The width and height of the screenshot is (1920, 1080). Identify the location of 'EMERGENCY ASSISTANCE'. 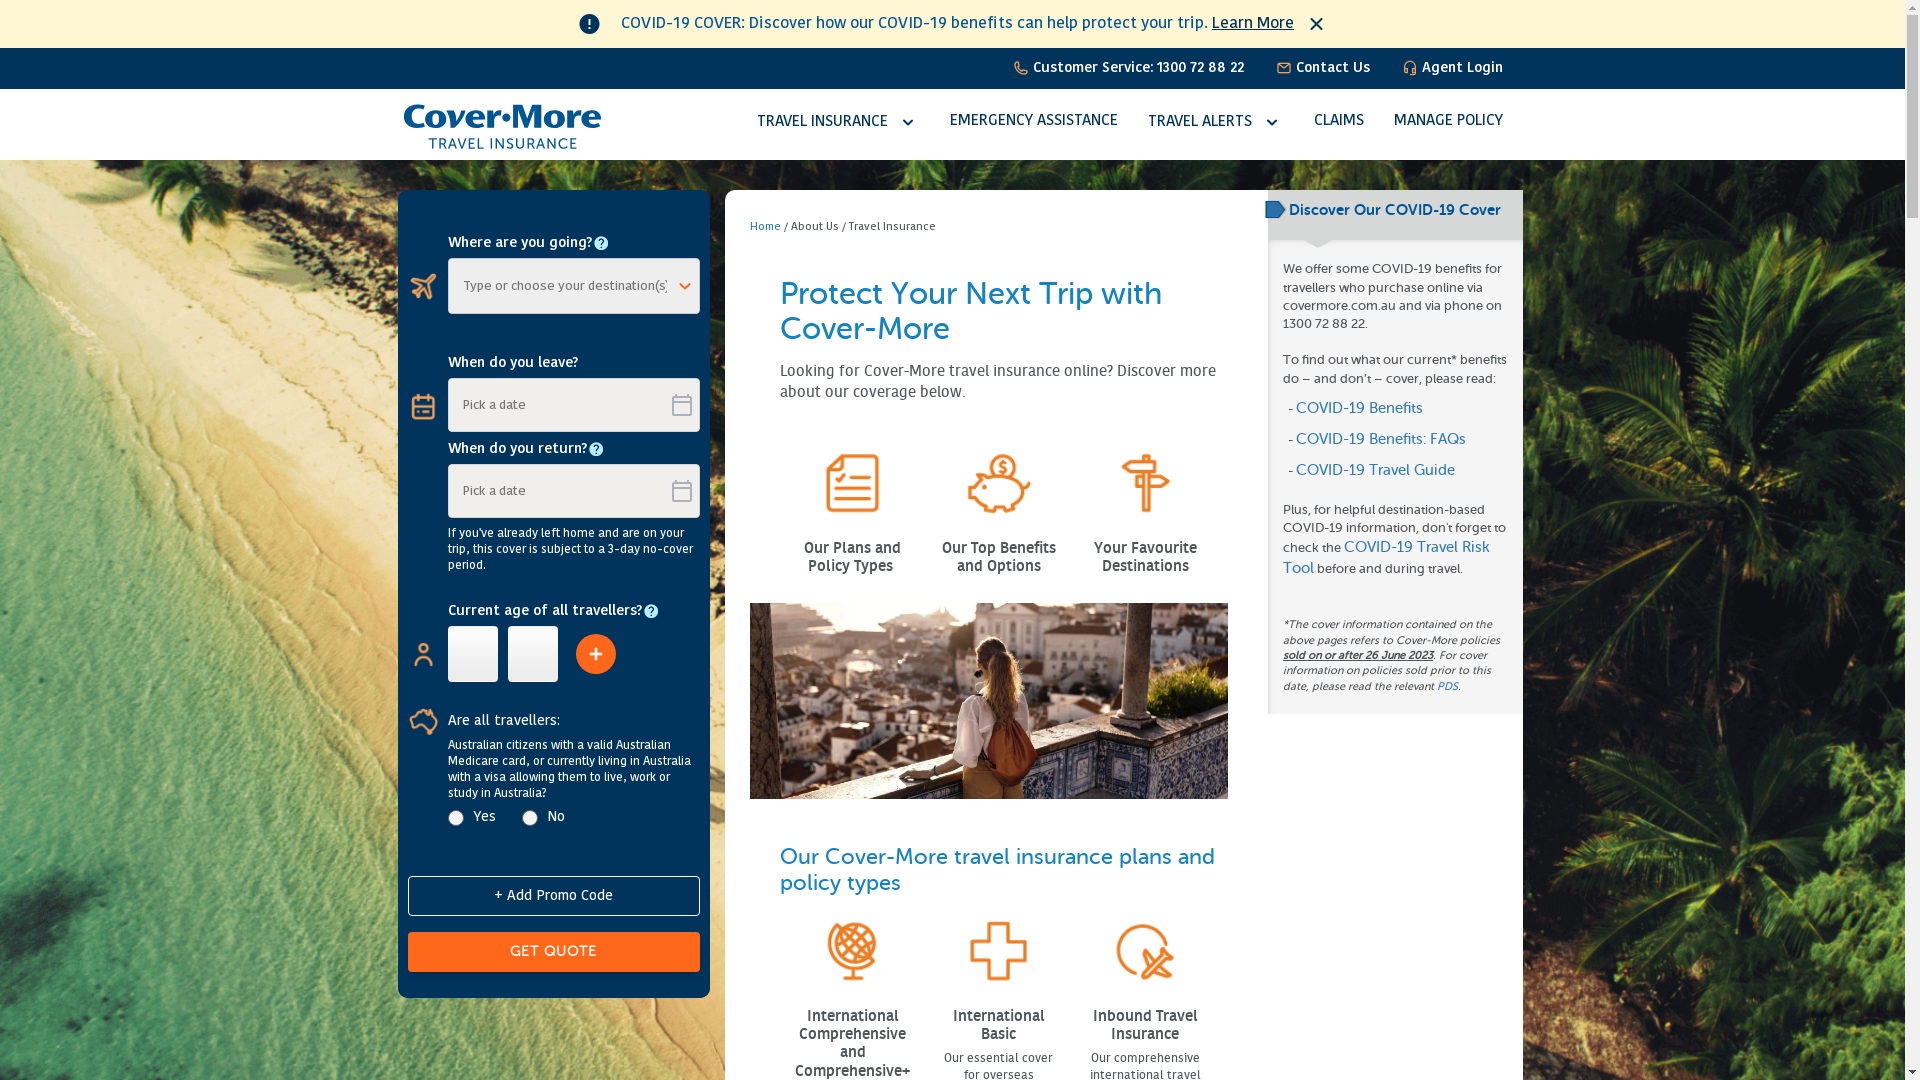
(1033, 121).